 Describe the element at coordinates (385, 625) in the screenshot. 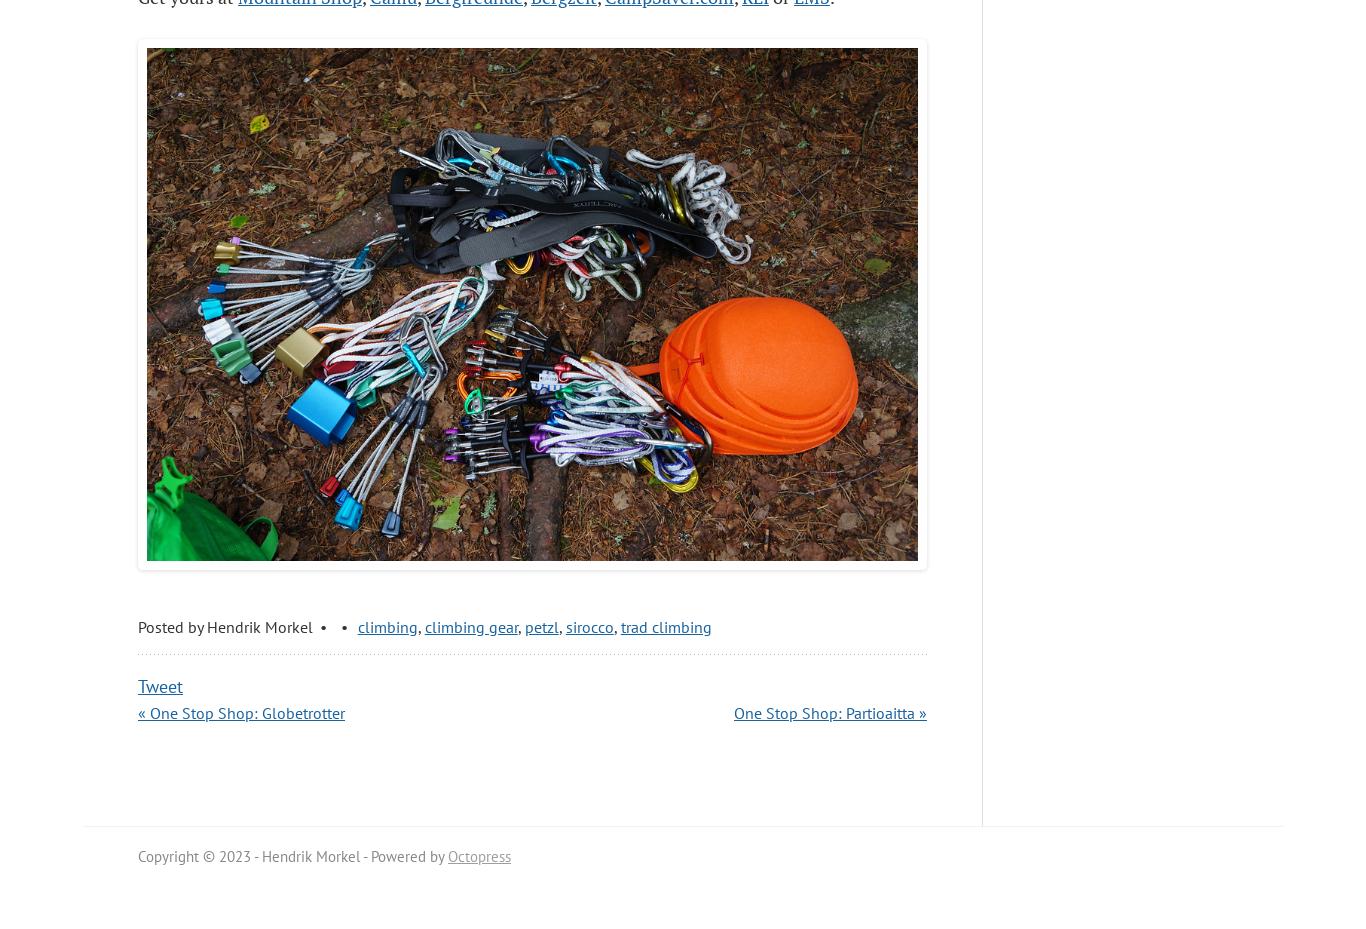

I see `'climbing'` at that location.